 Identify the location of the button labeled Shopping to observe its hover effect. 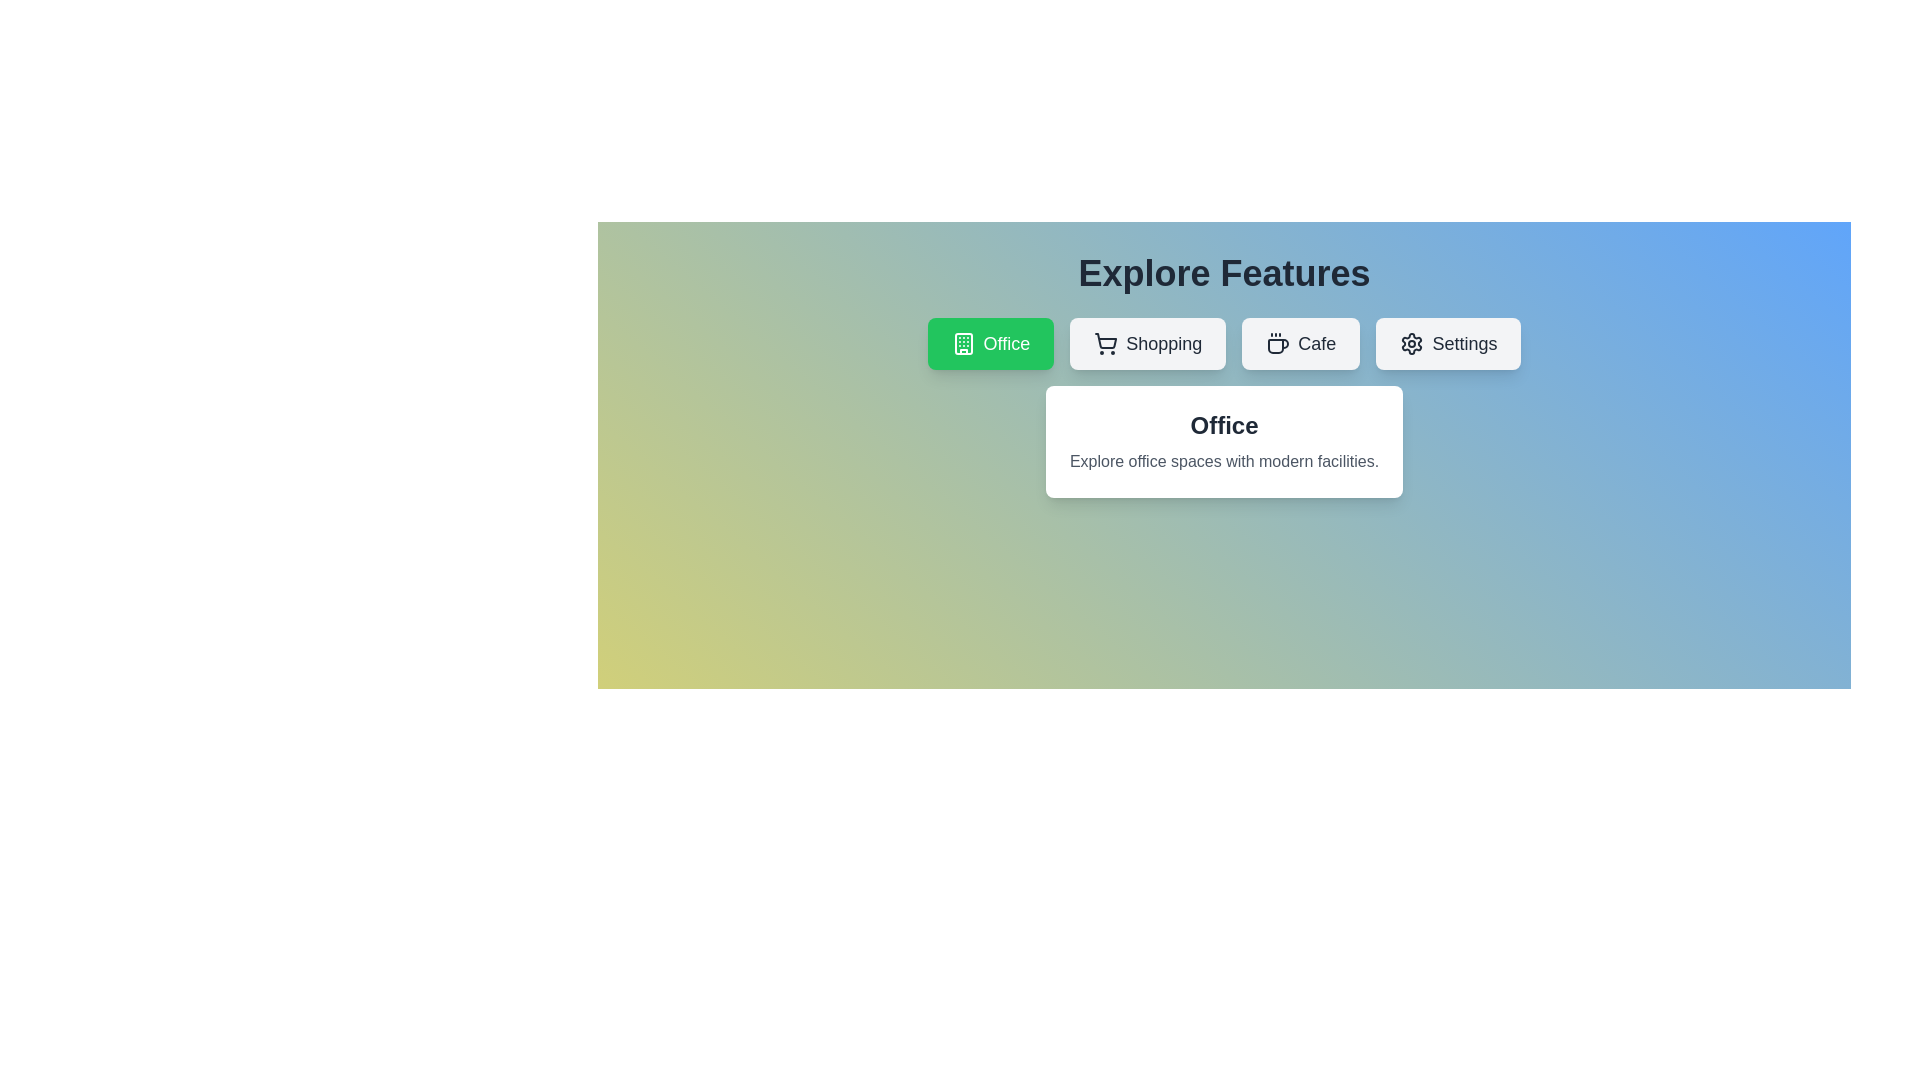
(1148, 342).